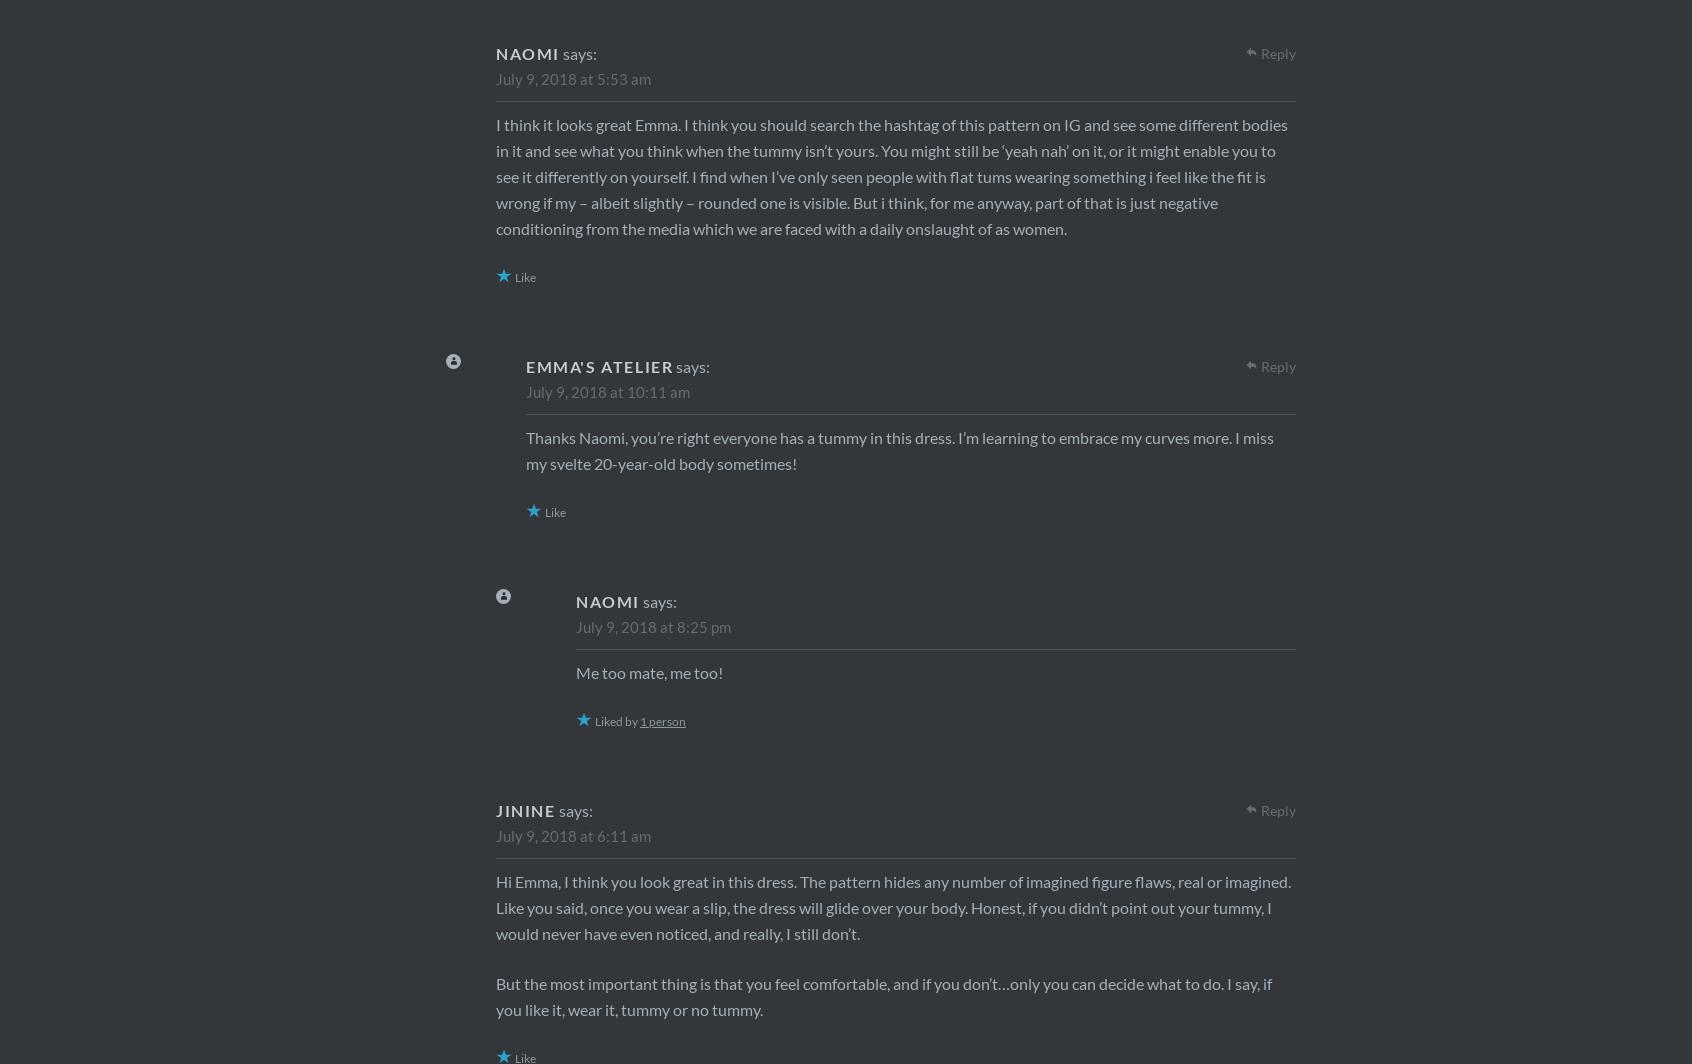 The height and width of the screenshot is (1064, 1692). What do you see at coordinates (662, 721) in the screenshot?
I see `'1 person'` at bounding box center [662, 721].